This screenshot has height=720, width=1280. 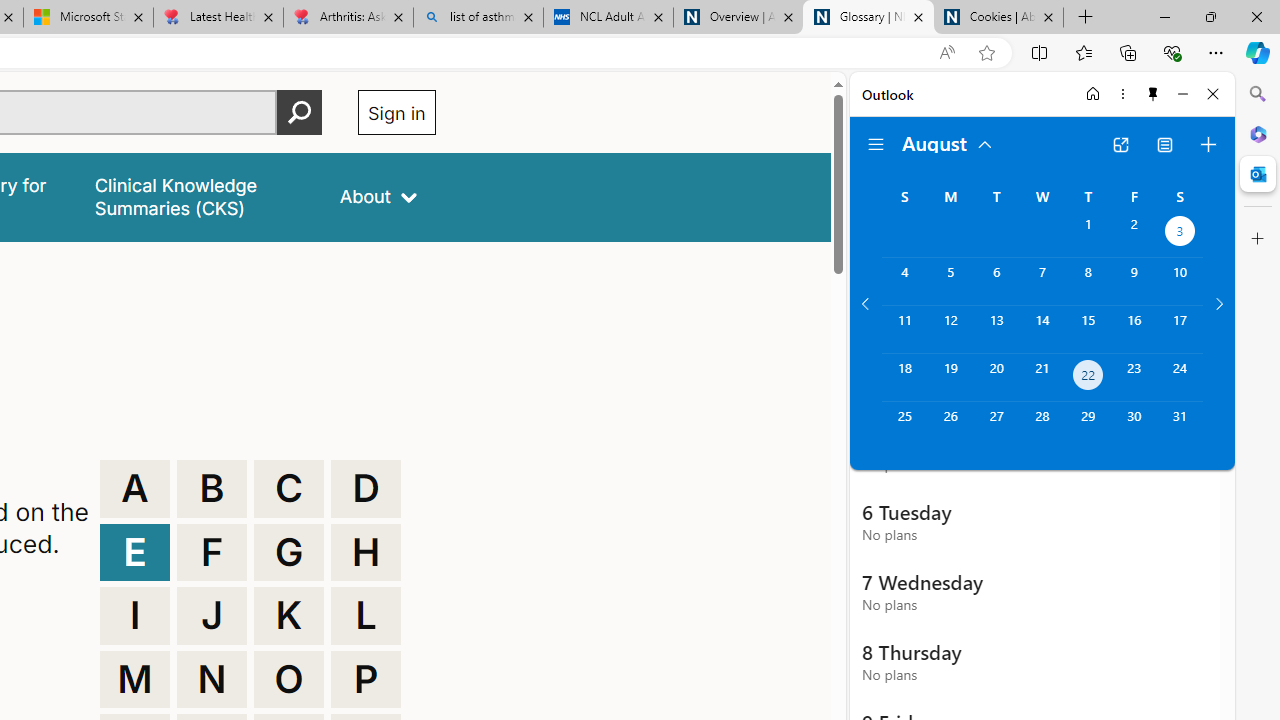 What do you see at coordinates (1215, 51) in the screenshot?
I see `'Settings and more (Alt+F)'` at bounding box center [1215, 51].